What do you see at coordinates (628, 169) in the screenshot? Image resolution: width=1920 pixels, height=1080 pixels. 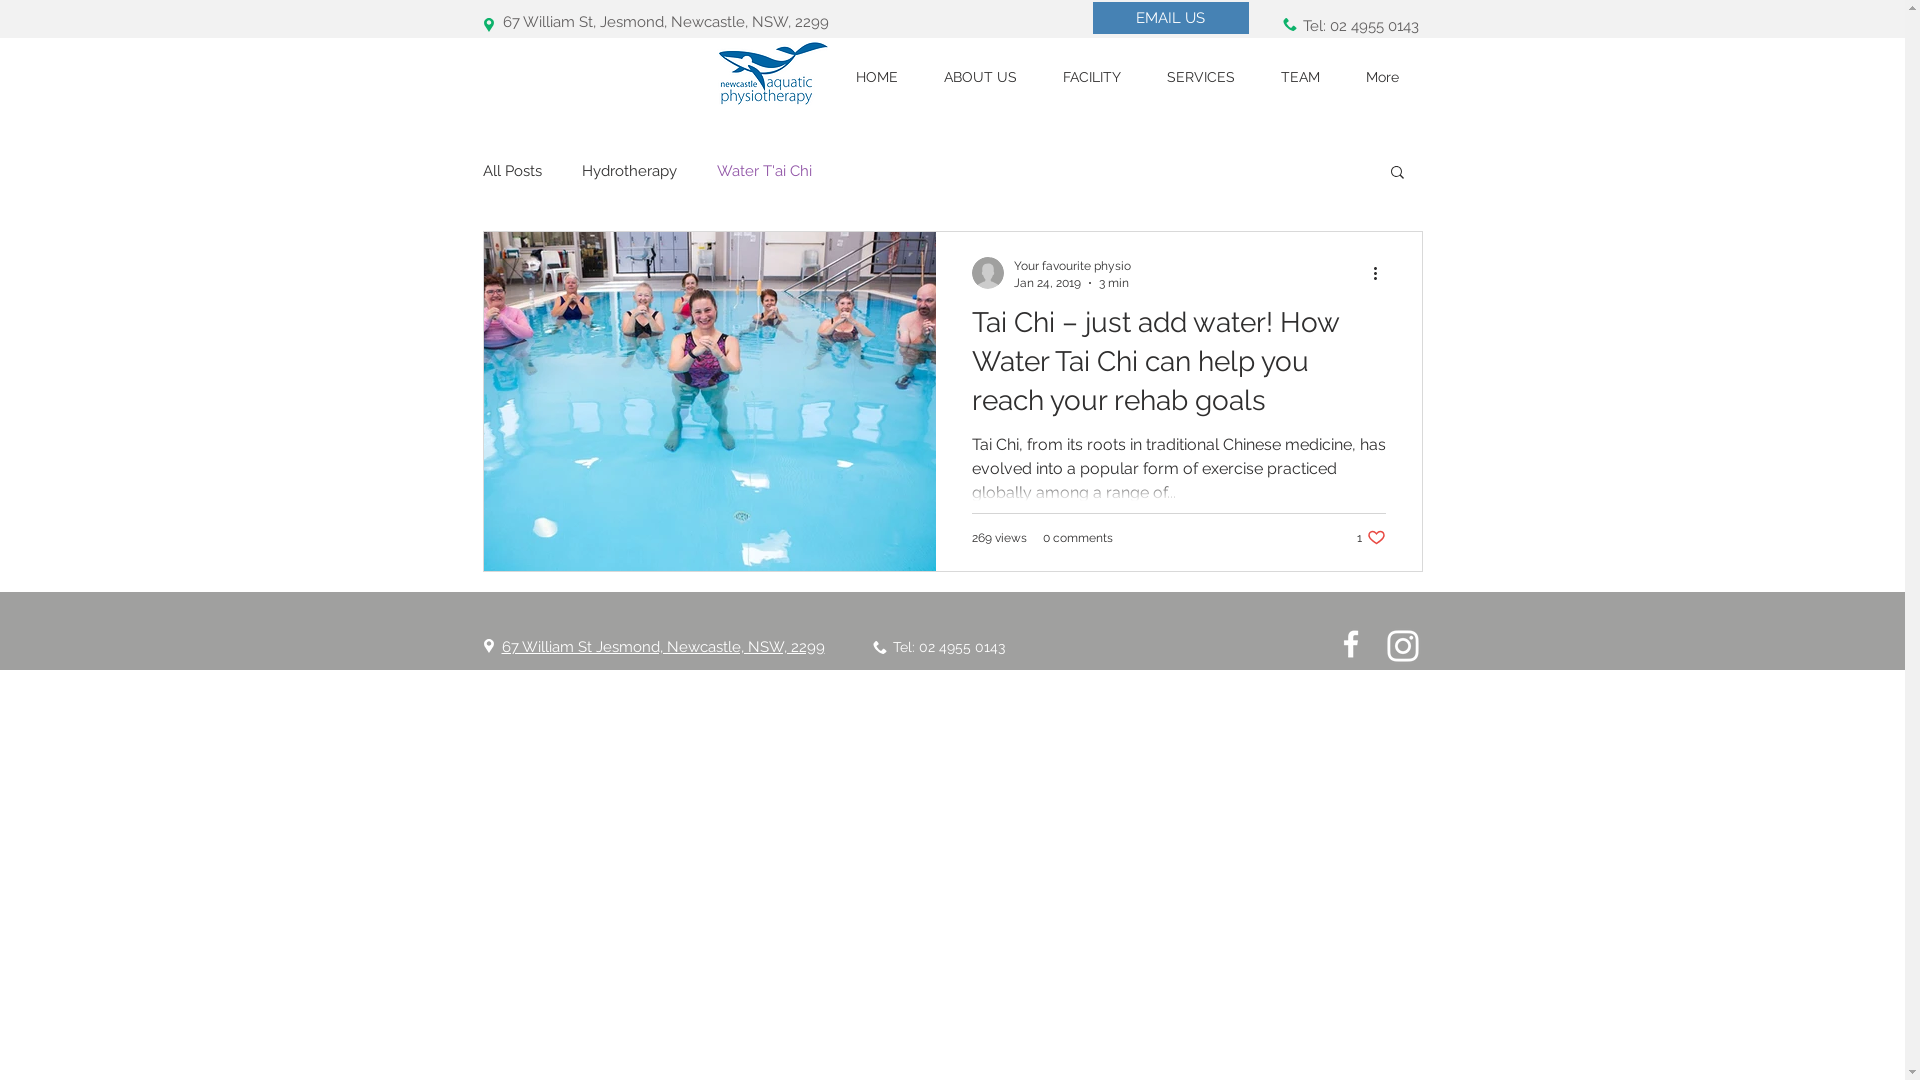 I see `'Hydrotherapy'` at bounding box center [628, 169].